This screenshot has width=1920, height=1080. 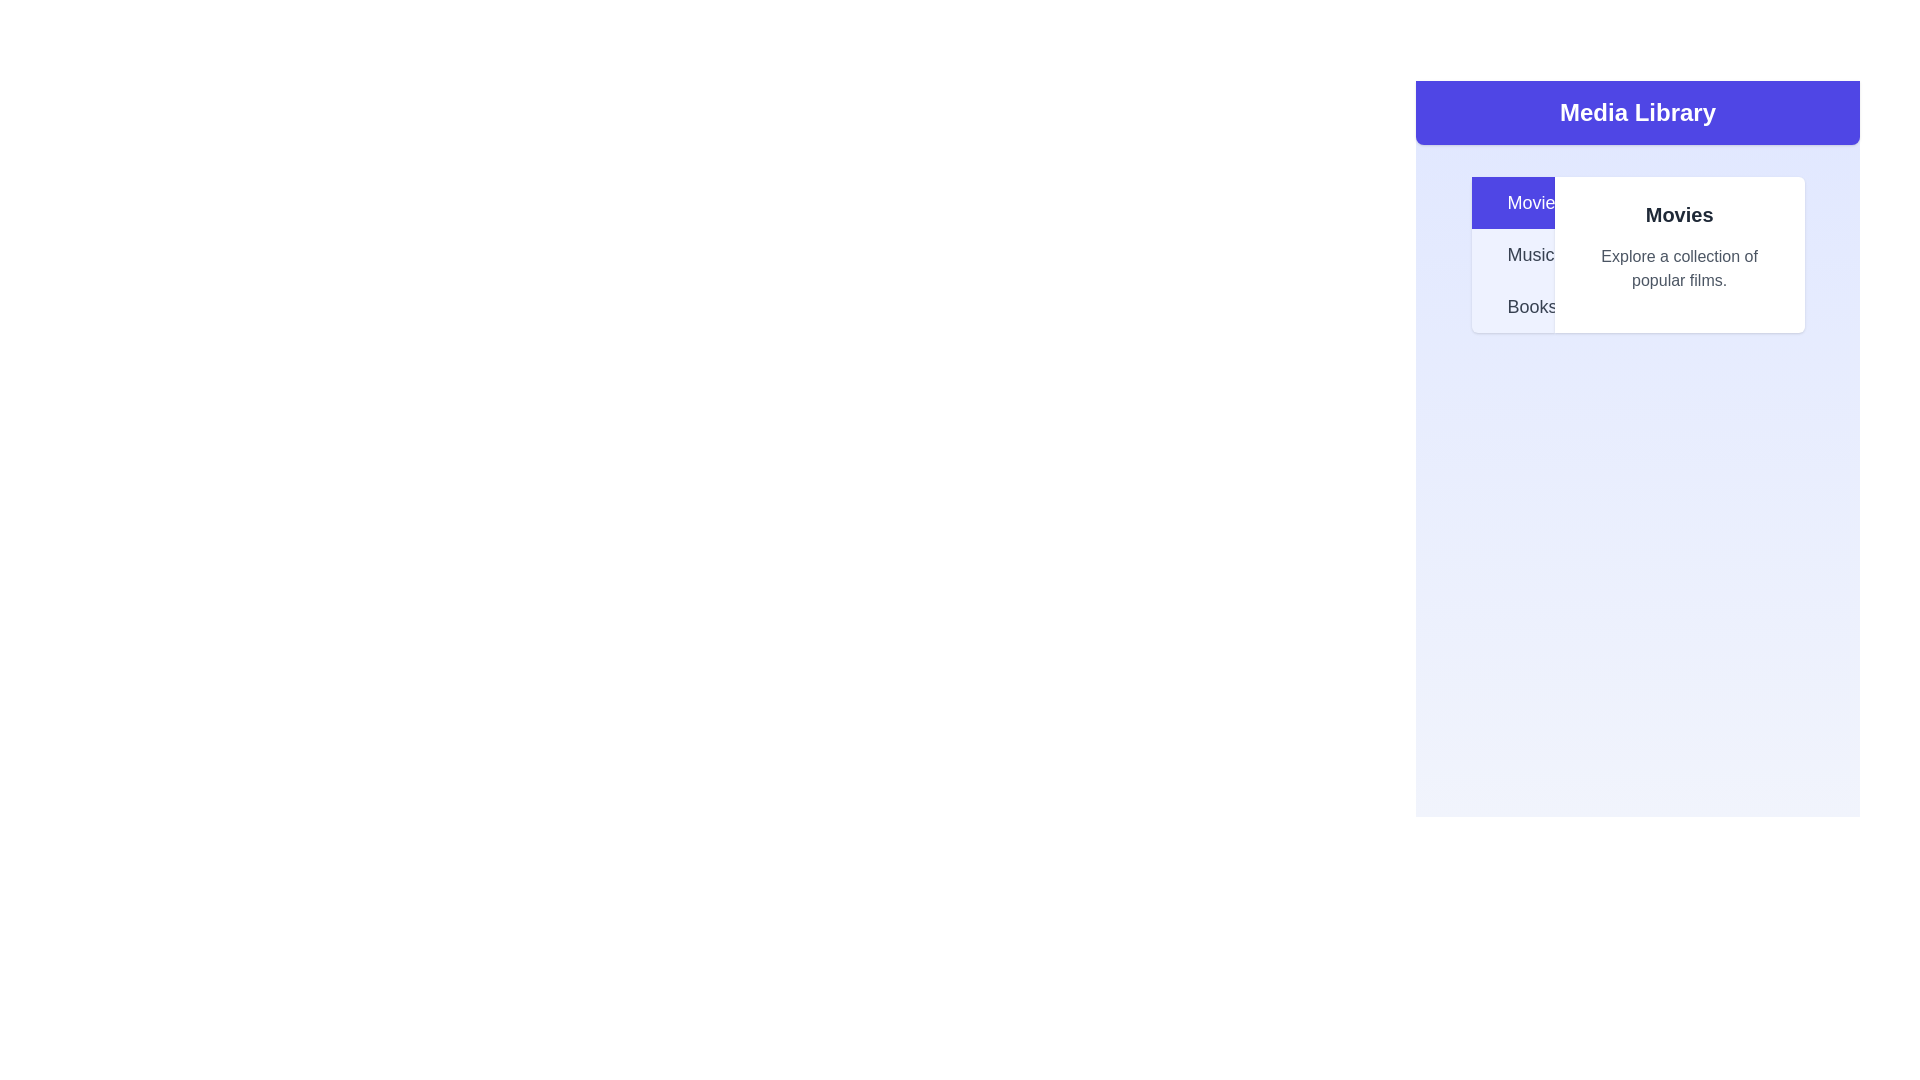 What do you see at coordinates (1512, 253) in the screenshot?
I see `the tab labeled Music to switch to its content` at bounding box center [1512, 253].